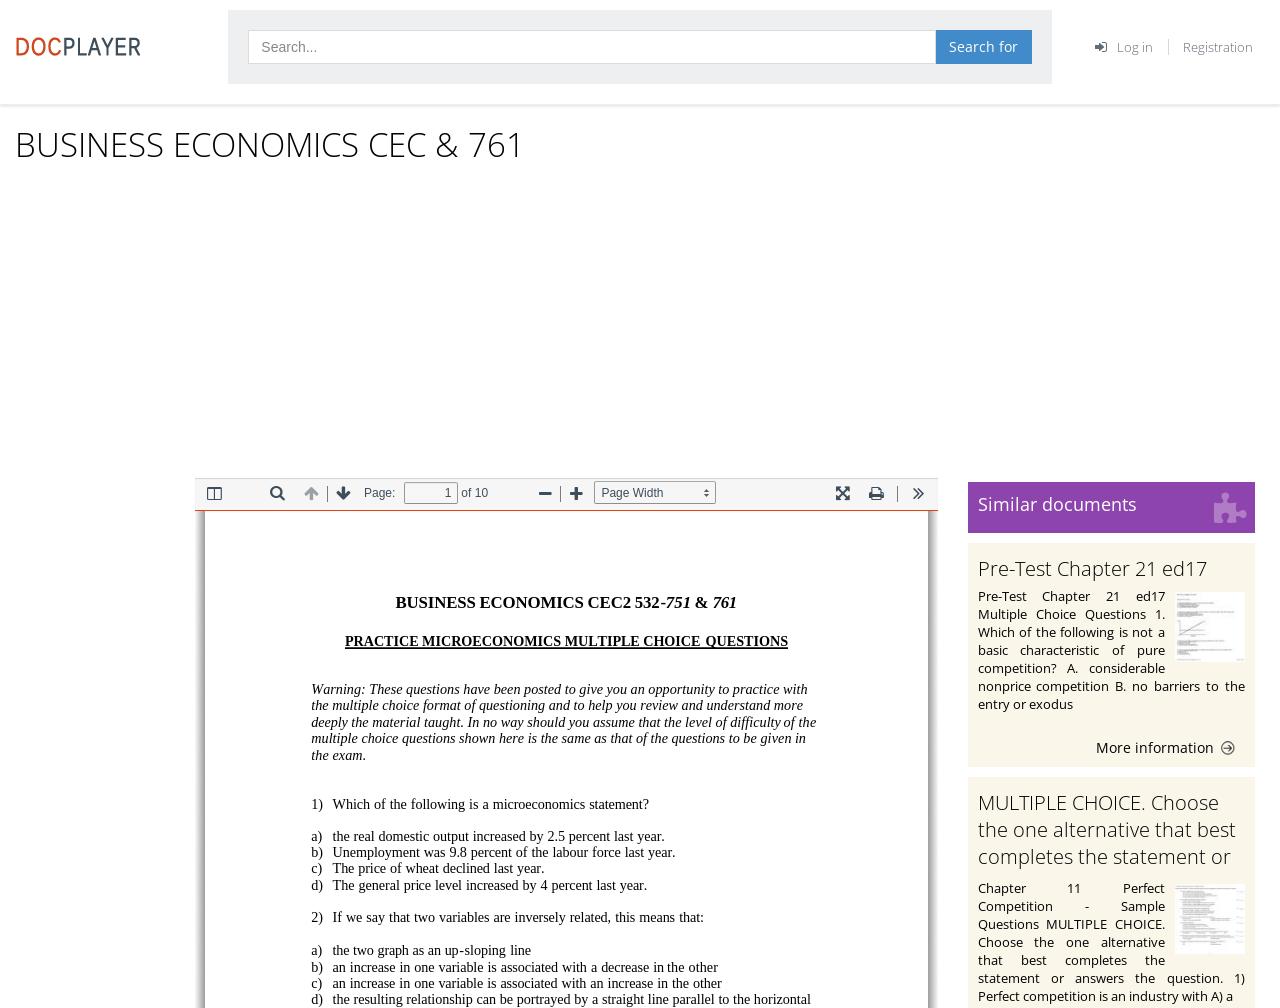  What do you see at coordinates (1110, 648) in the screenshot?
I see `'Pre-Test Chapter 21 ed17 Multiple Choice Questions 1. Which of the following is not a basic characteristic of pure competition? A. considerable nonprice competition B. no barriers to the entry or exodus'` at bounding box center [1110, 648].